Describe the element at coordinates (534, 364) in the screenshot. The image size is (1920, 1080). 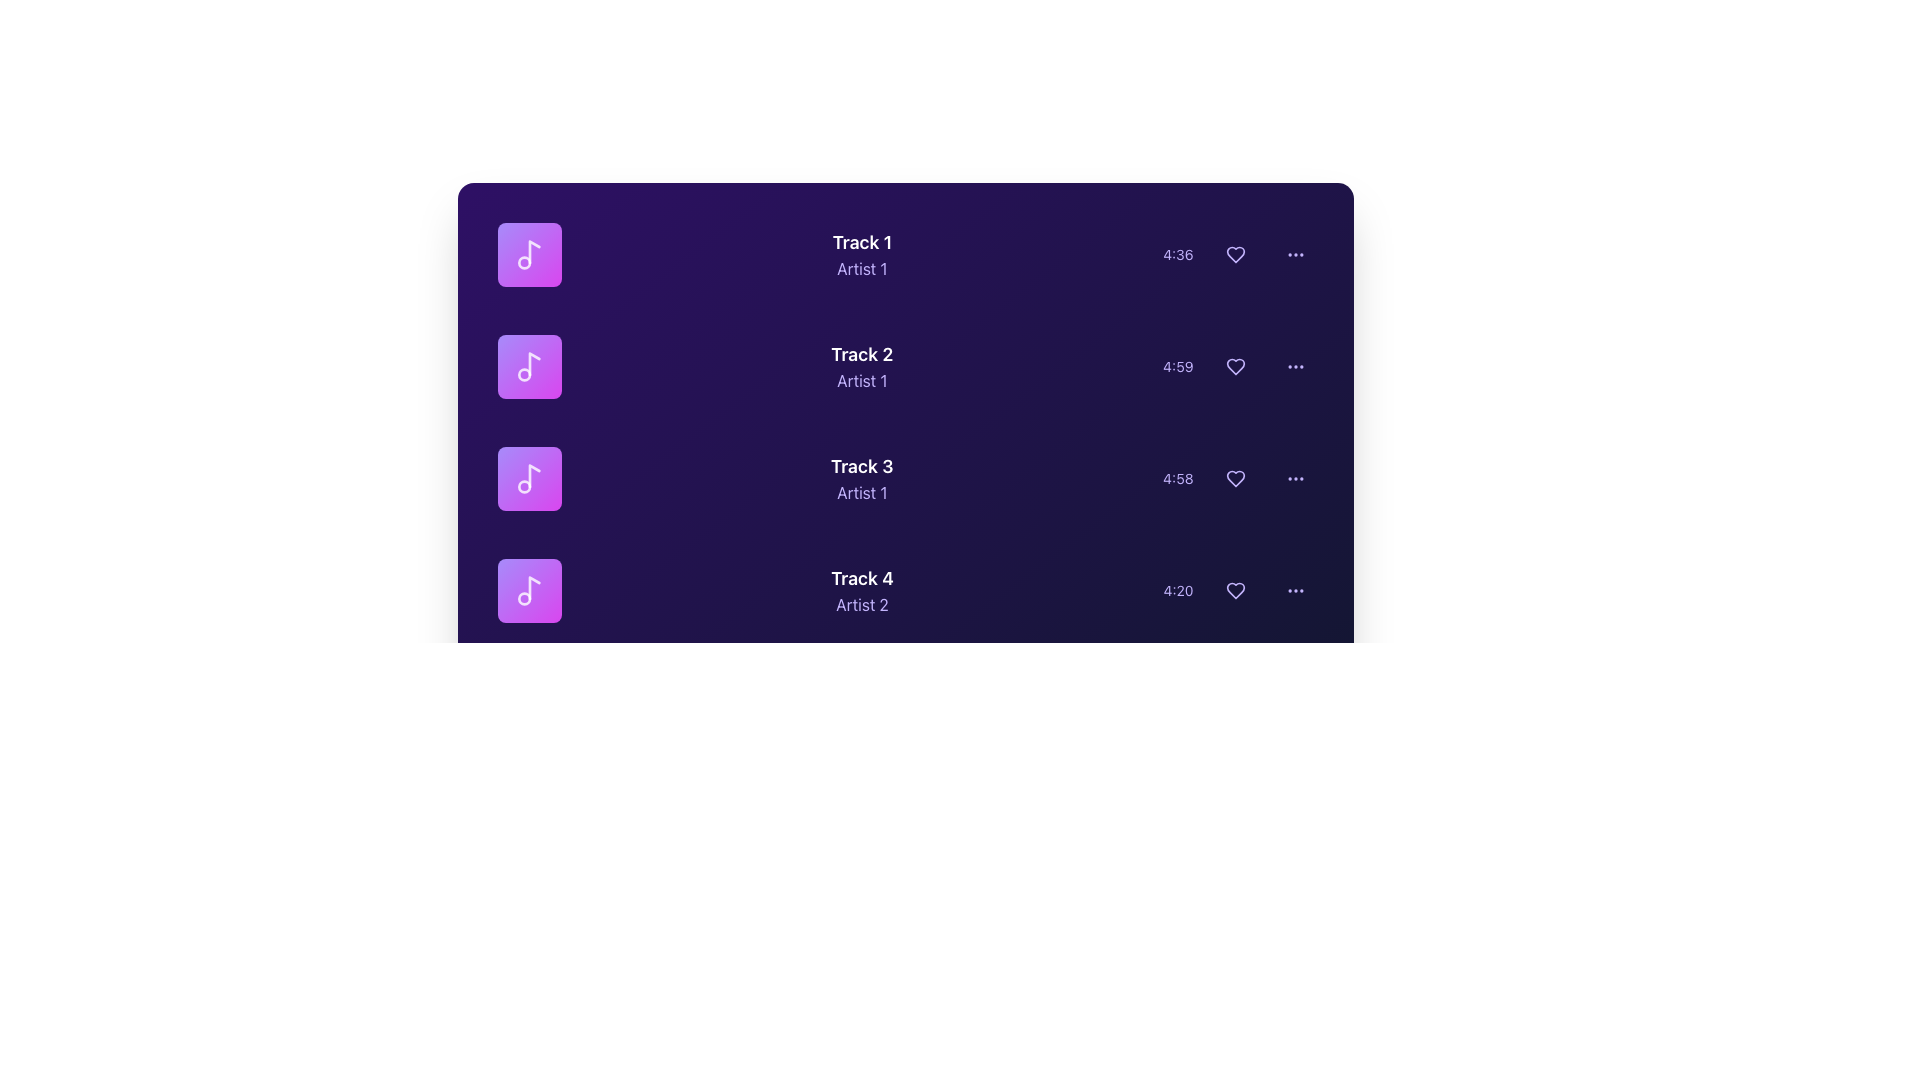
I see `SVG properties of the musical note icon located in the second position of the vertically stacked list on the left side of the interface` at that location.